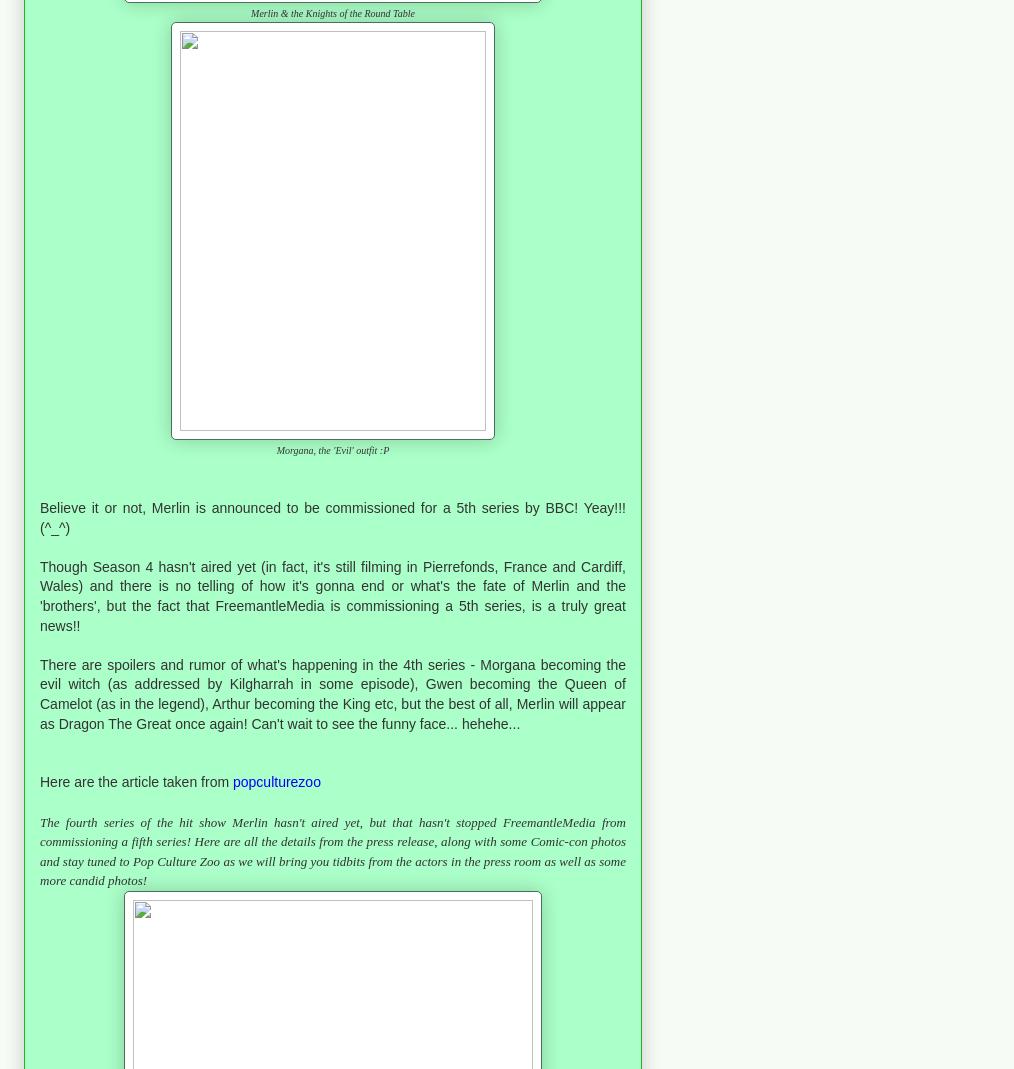 The image size is (1014, 1069). What do you see at coordinates (38, 781) in the screenshot?
I see `'Here are the article taken from'` at bounding box center [38, 781].